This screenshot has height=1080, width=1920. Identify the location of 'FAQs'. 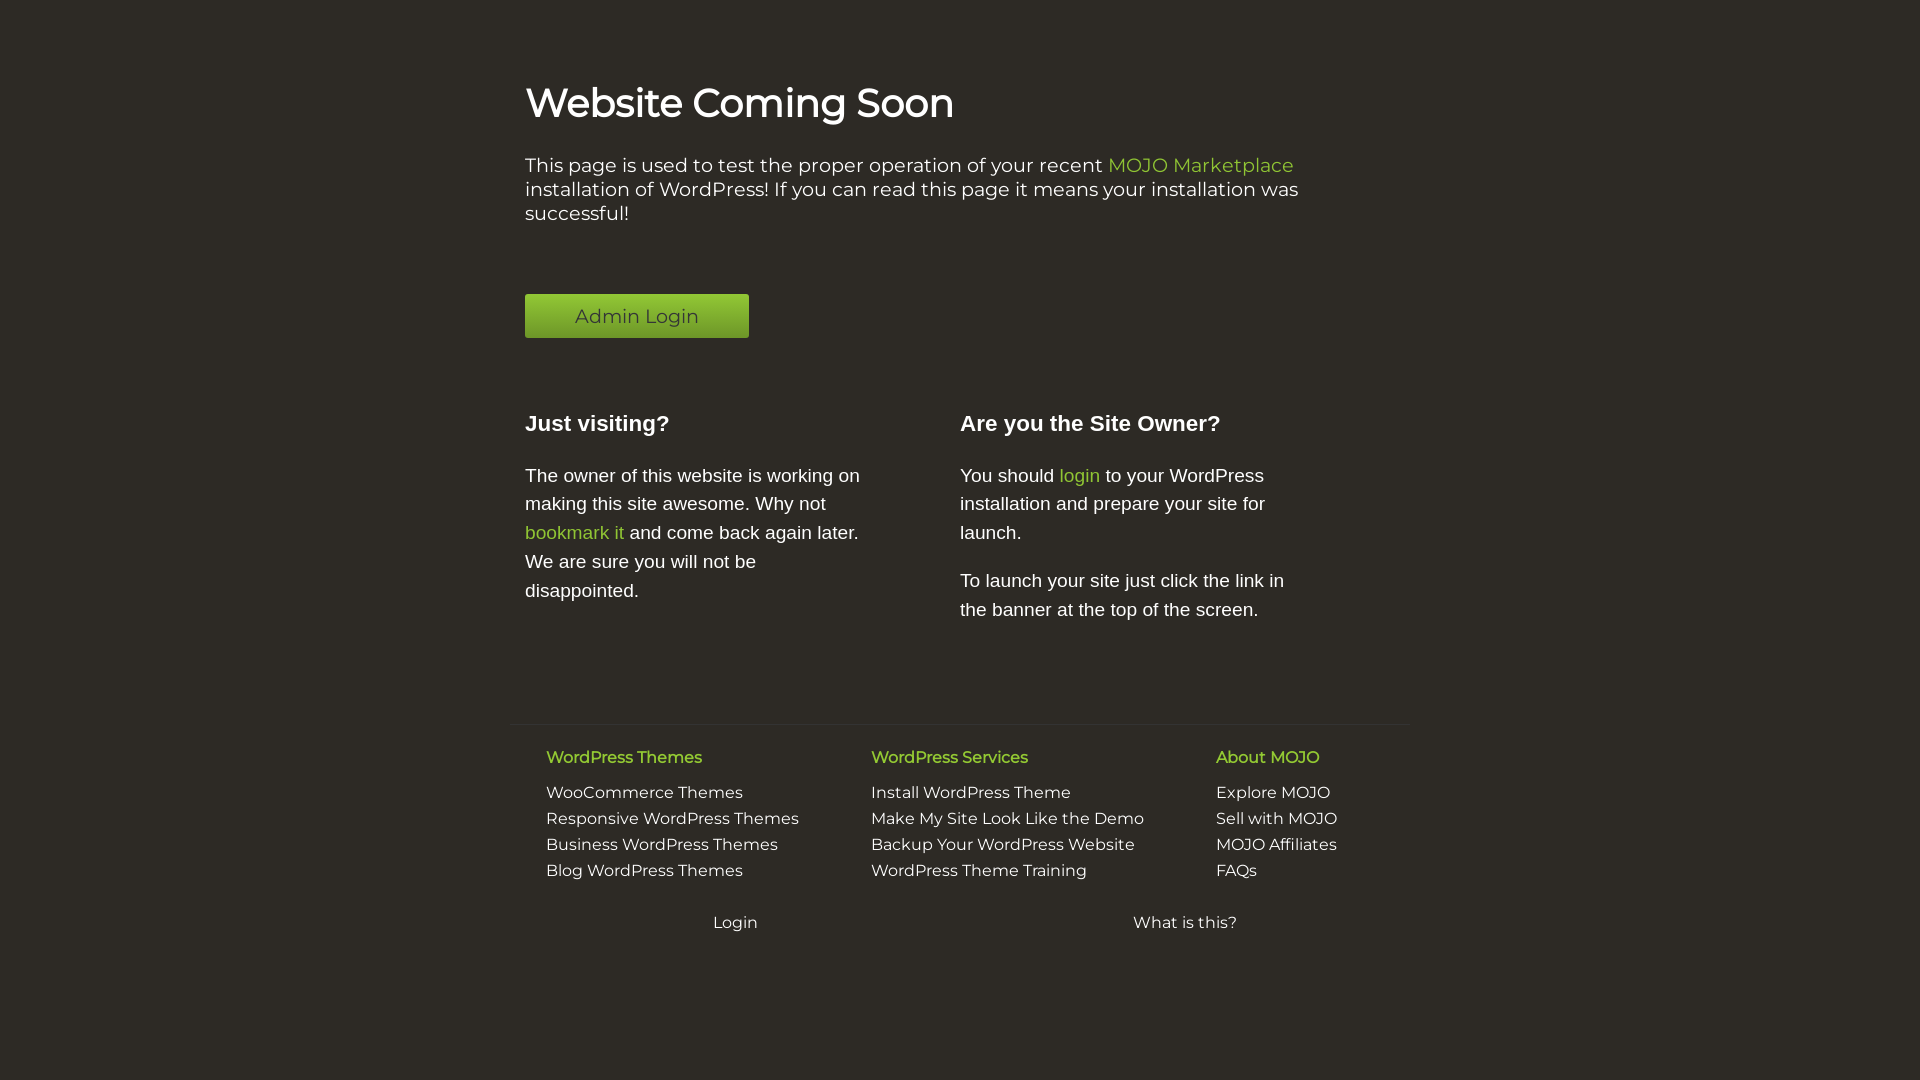
(1235, 869).